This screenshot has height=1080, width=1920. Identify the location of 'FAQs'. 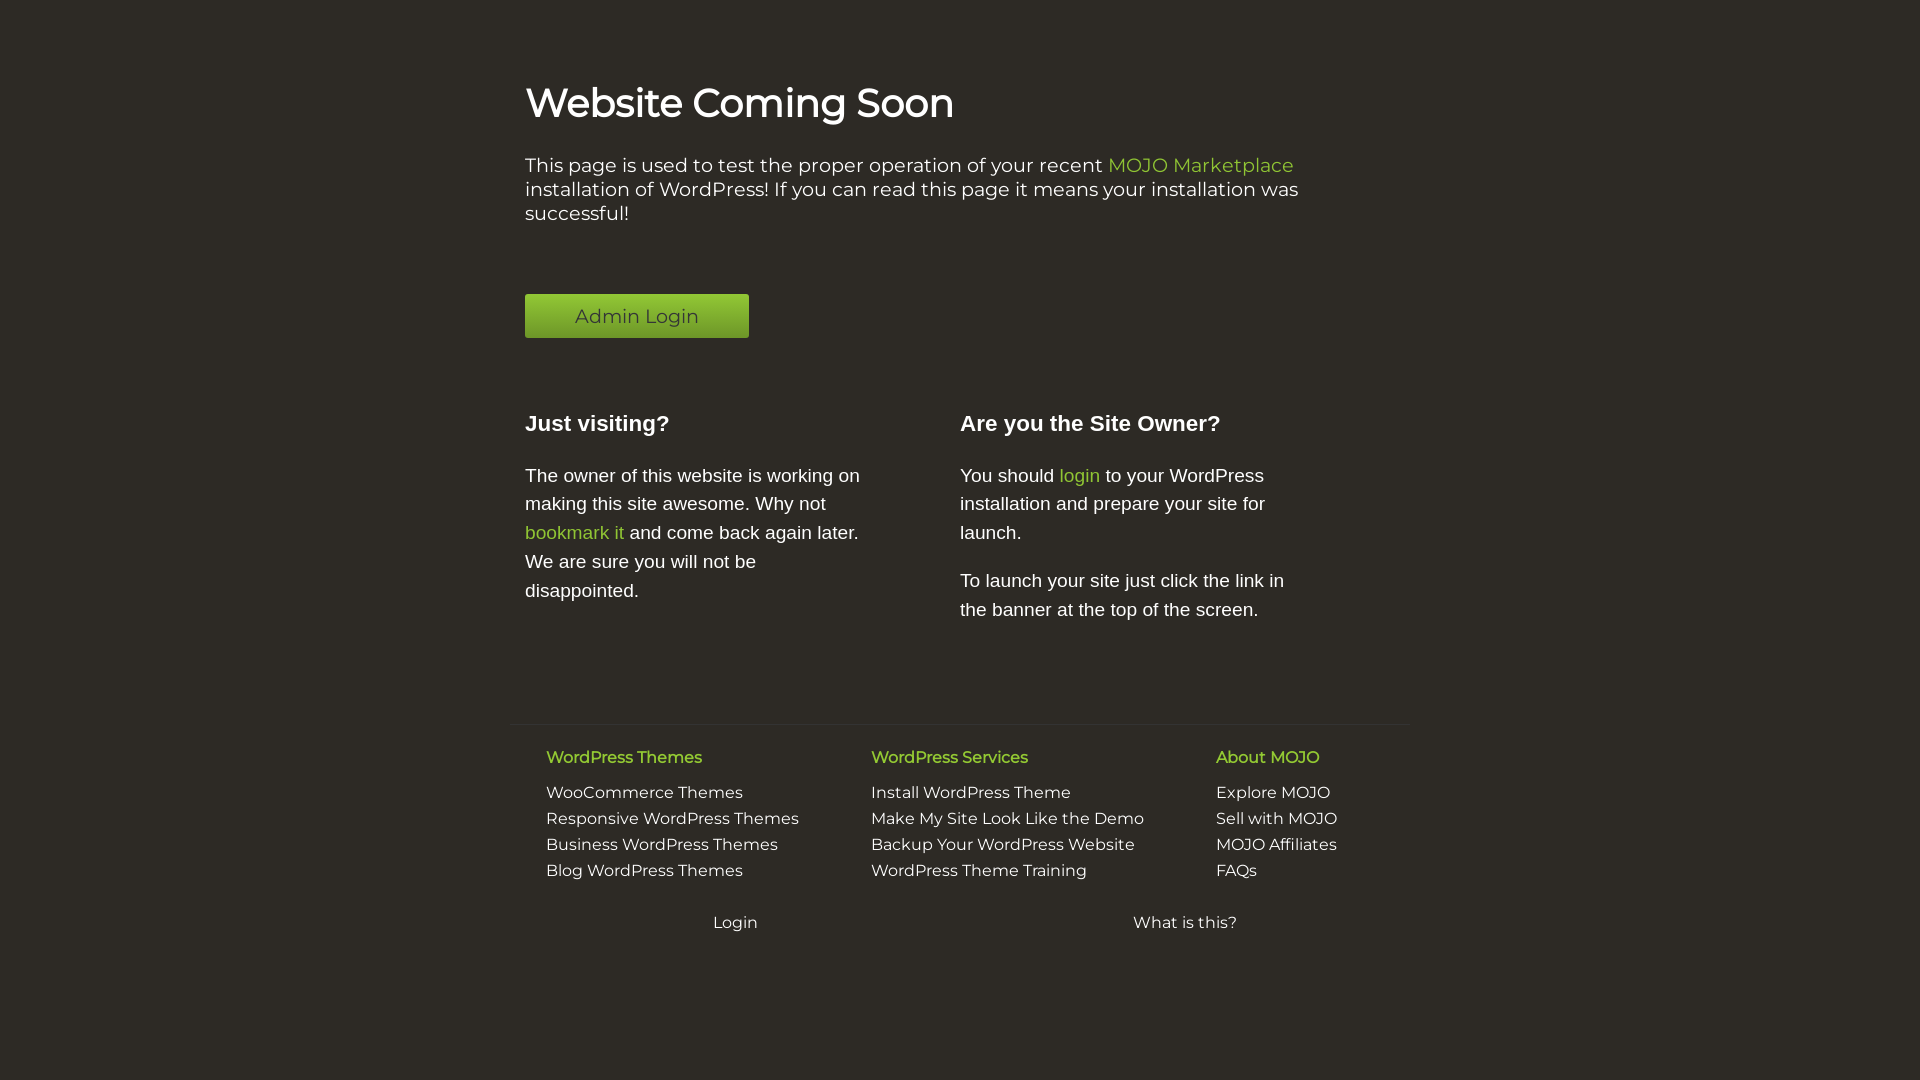
(1235, 869).